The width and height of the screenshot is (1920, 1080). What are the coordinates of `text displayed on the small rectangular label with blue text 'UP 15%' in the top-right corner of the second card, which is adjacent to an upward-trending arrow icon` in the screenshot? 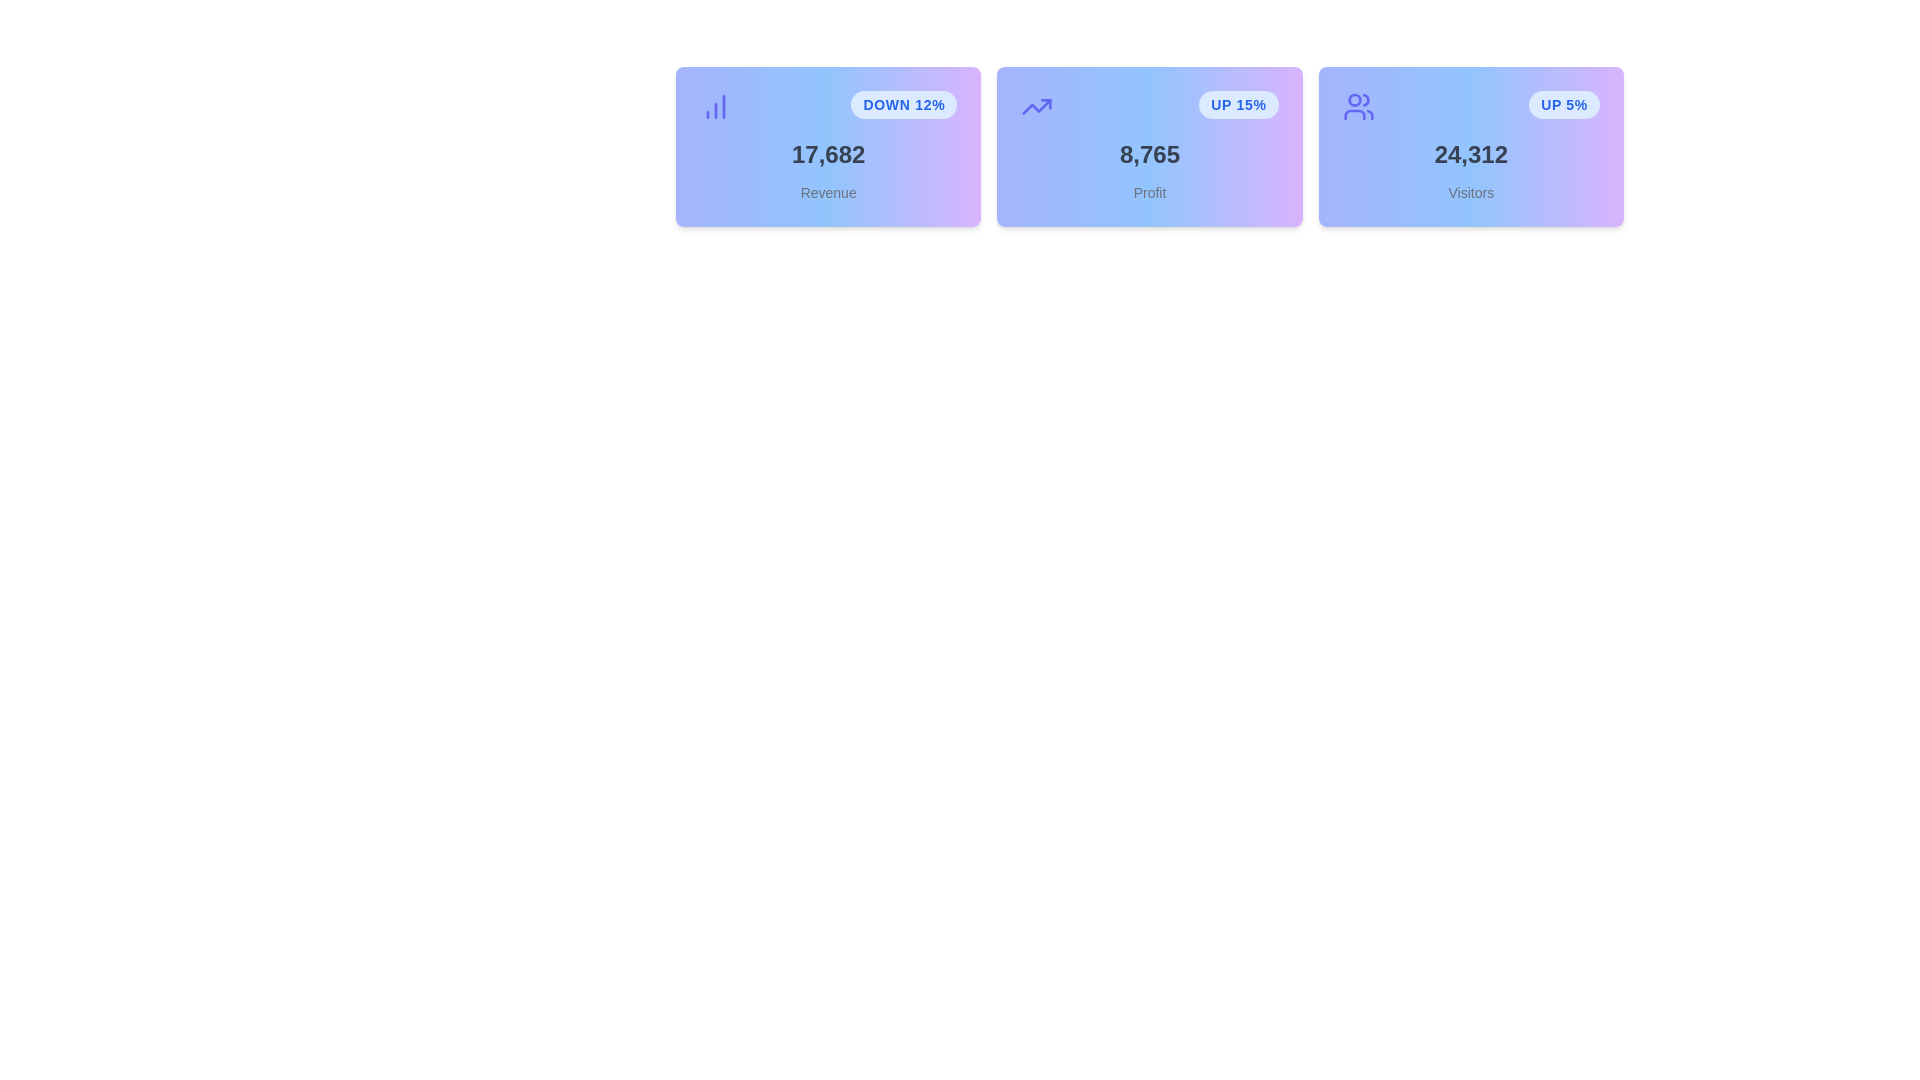 It's located at (1237, 104).